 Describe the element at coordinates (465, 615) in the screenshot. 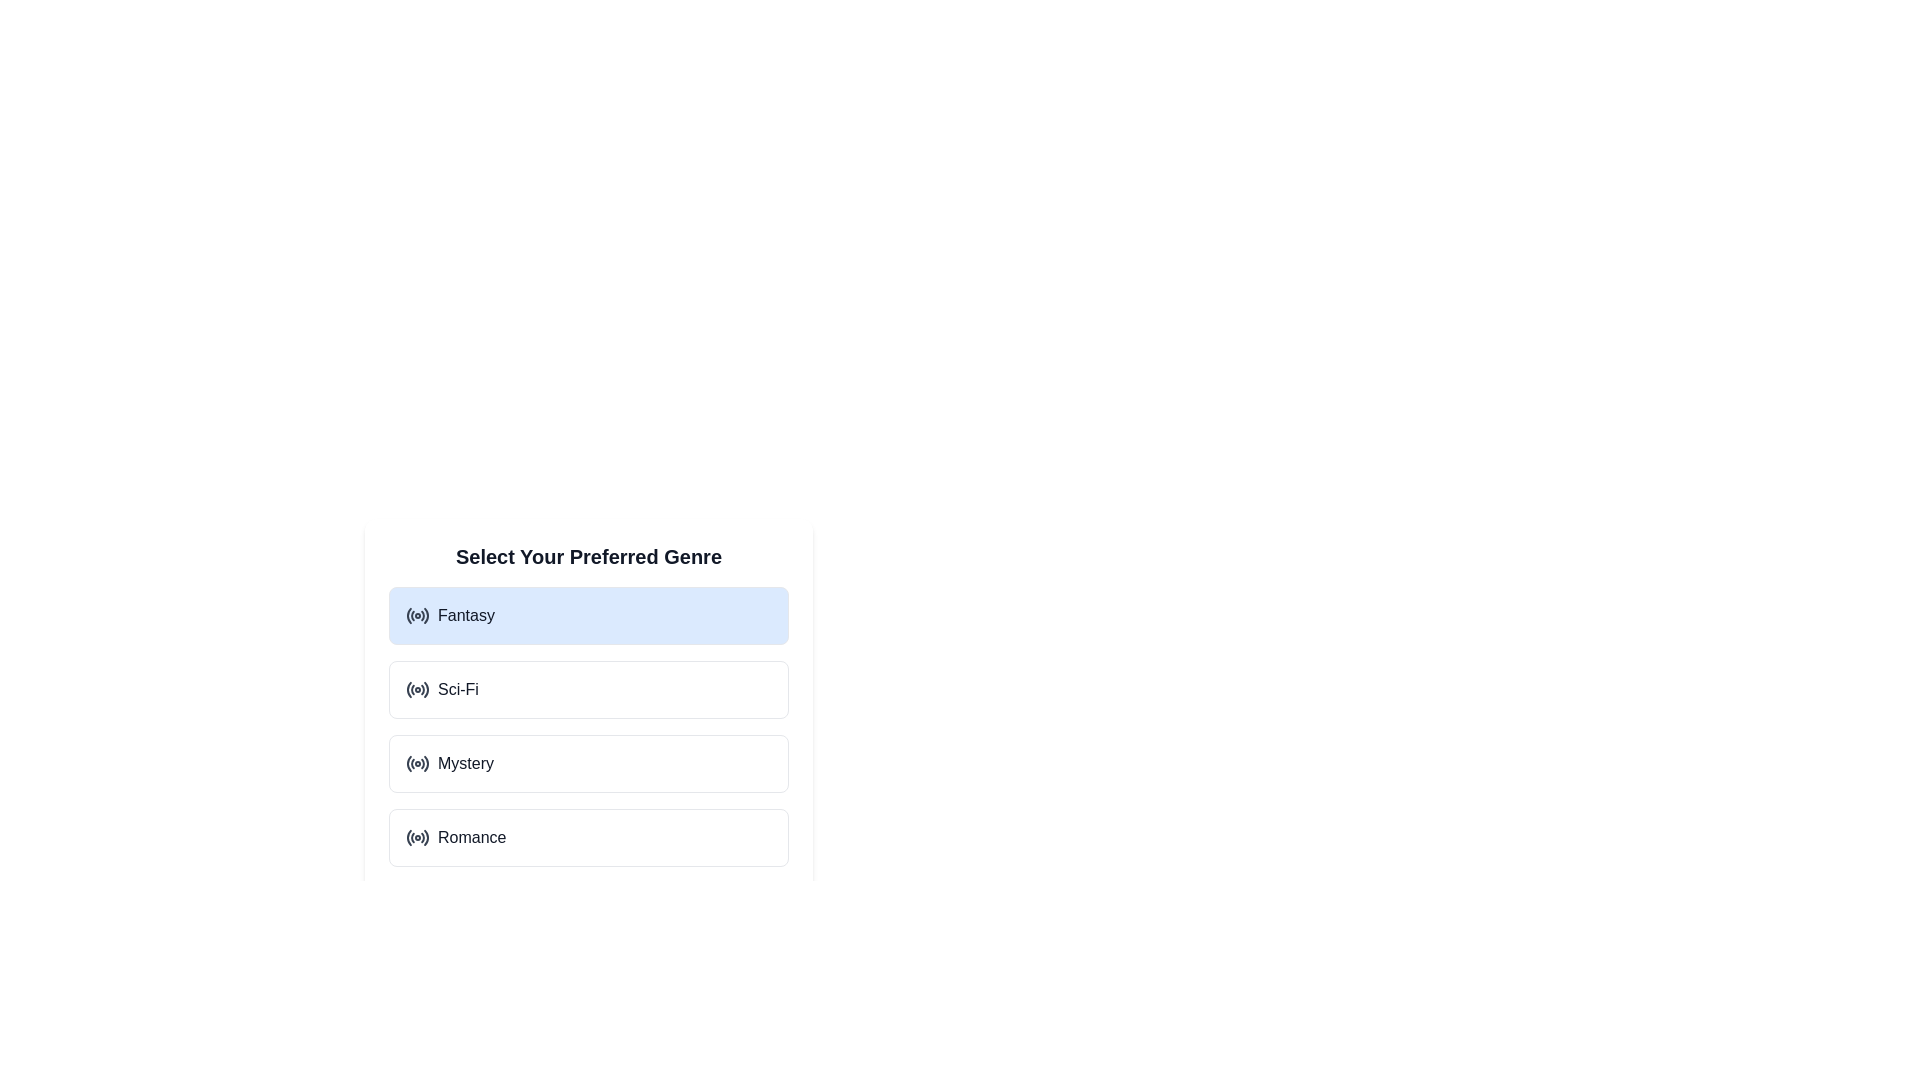

I see `text label that identifies the genre option 'Fantasy' located within the first card option under the heading 'Select Your Preferred Genre.'` at that location.